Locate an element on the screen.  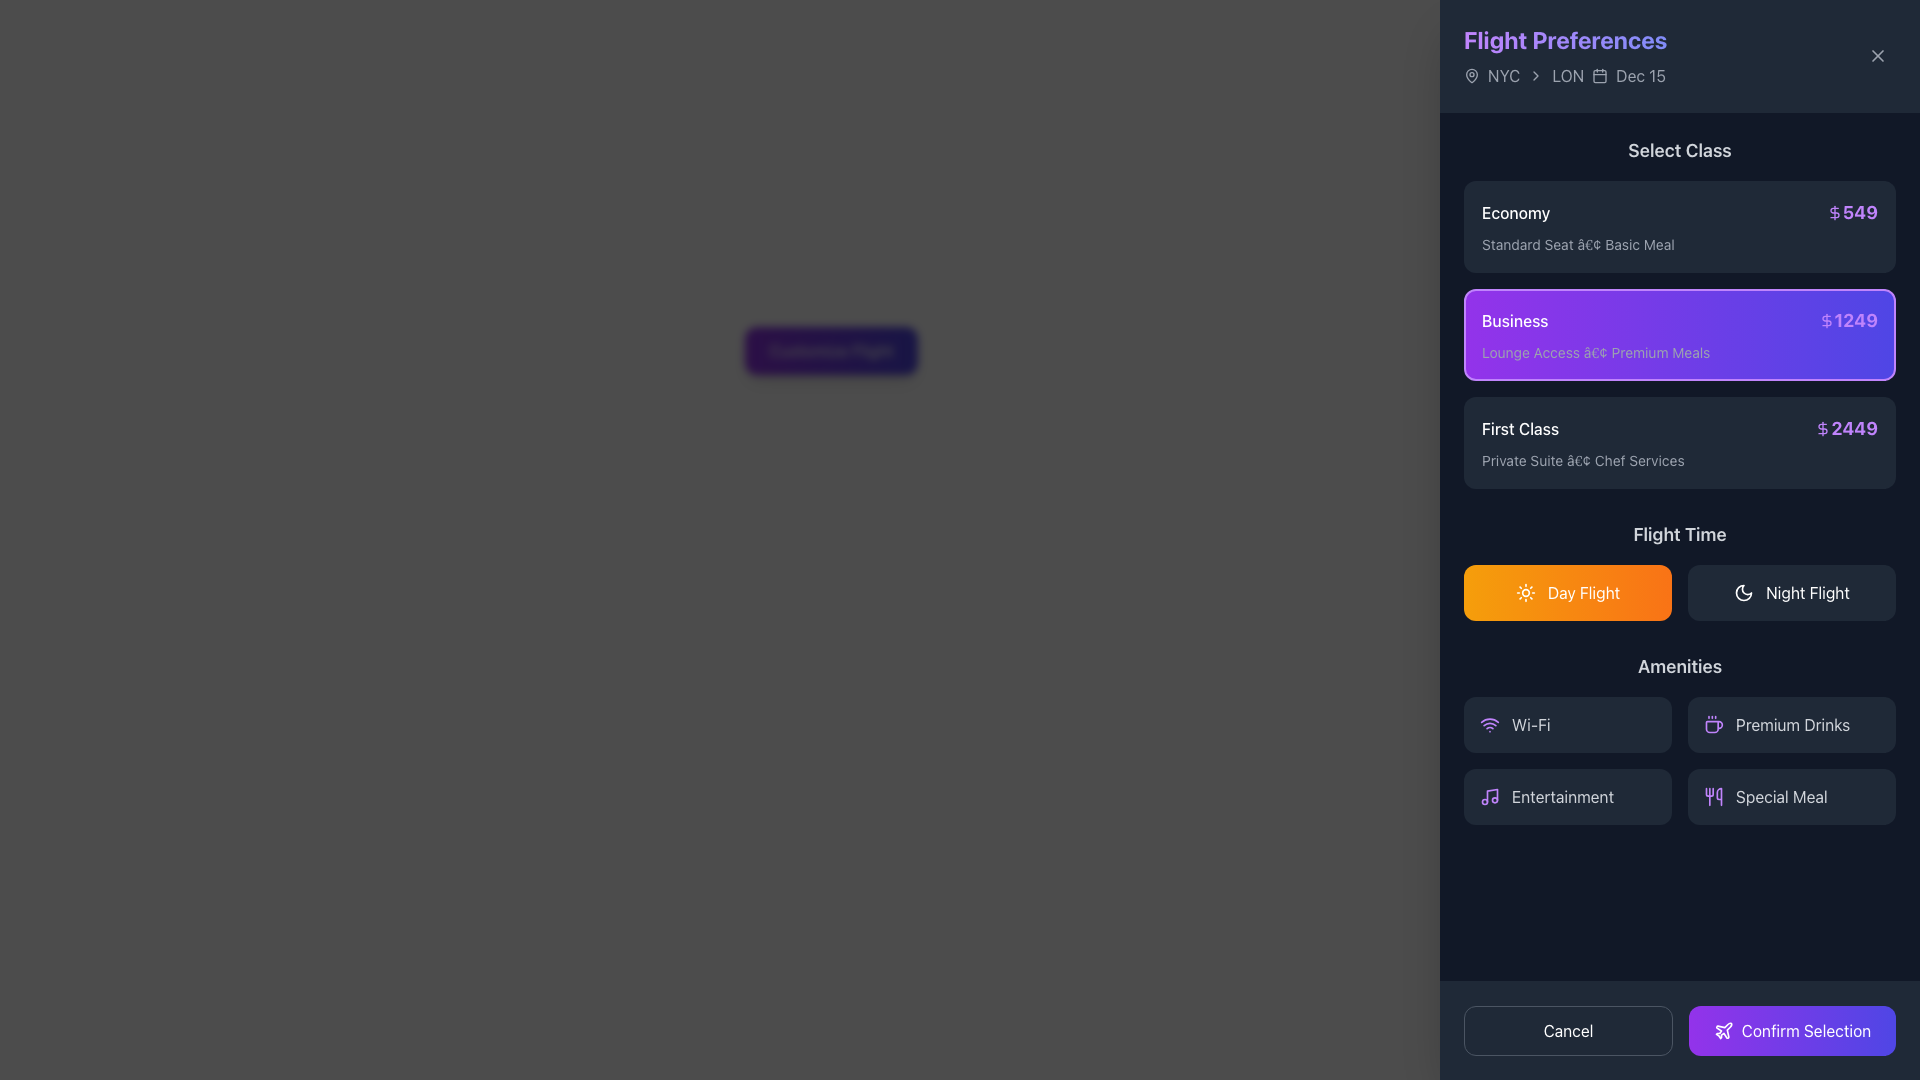
displayed text from the 'Business' label, which is styled in a medium-weight font and located in the 'Select Class' section, positioned near the top of the right-hand panel is located at coordinates (1515, 319).